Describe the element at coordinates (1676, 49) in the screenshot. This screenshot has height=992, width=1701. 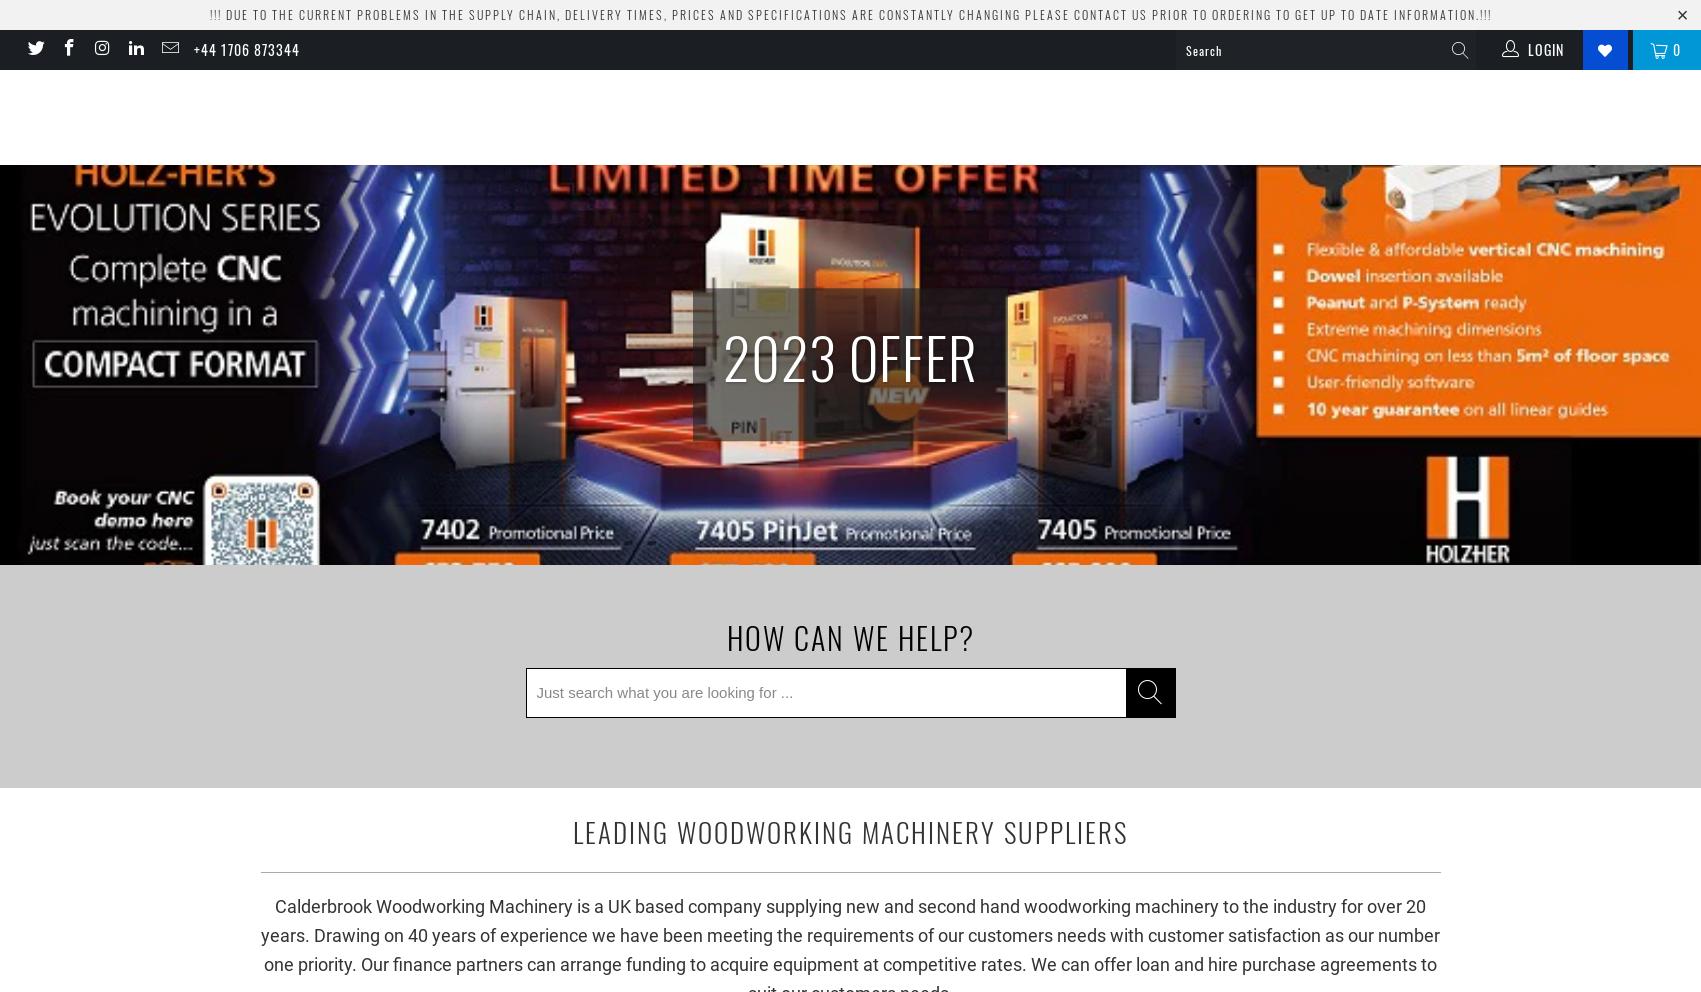
I see `'0'` at that location.